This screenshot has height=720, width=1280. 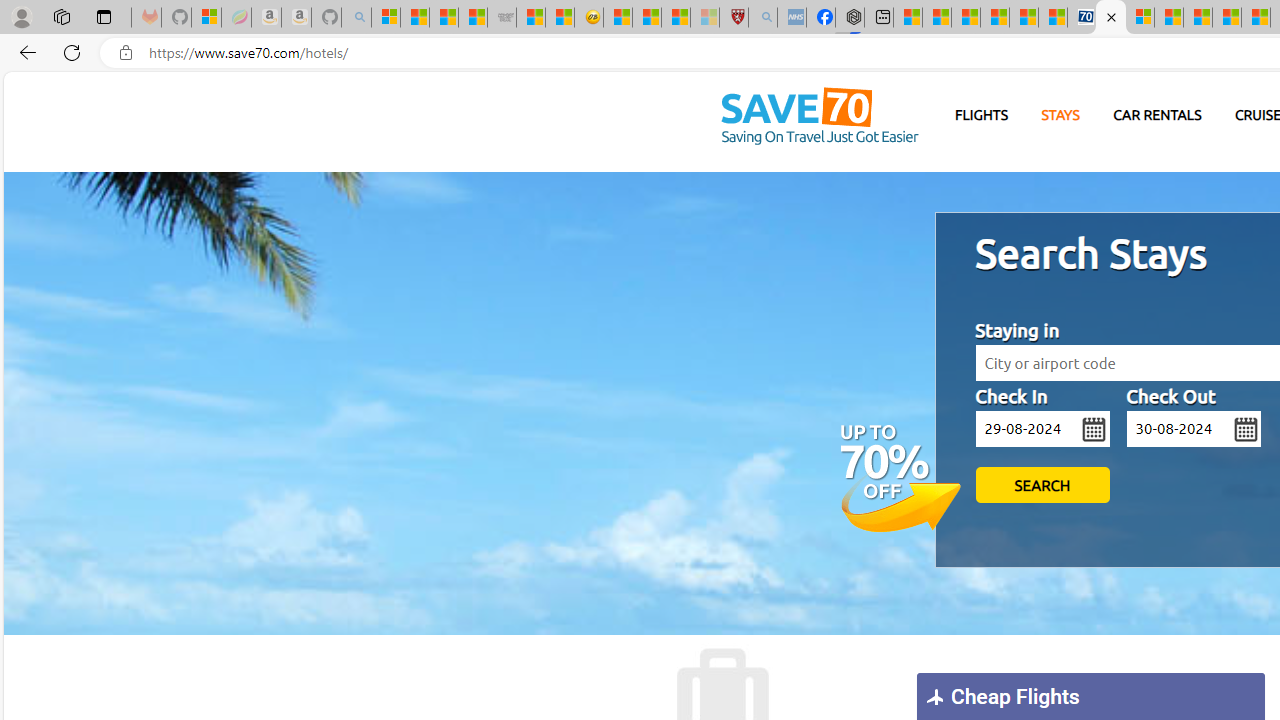 What do you see at coordinates (1193, 428) in the screenshot?
I see `'mm/dd/yy'` at bounding box center [1193, 428].